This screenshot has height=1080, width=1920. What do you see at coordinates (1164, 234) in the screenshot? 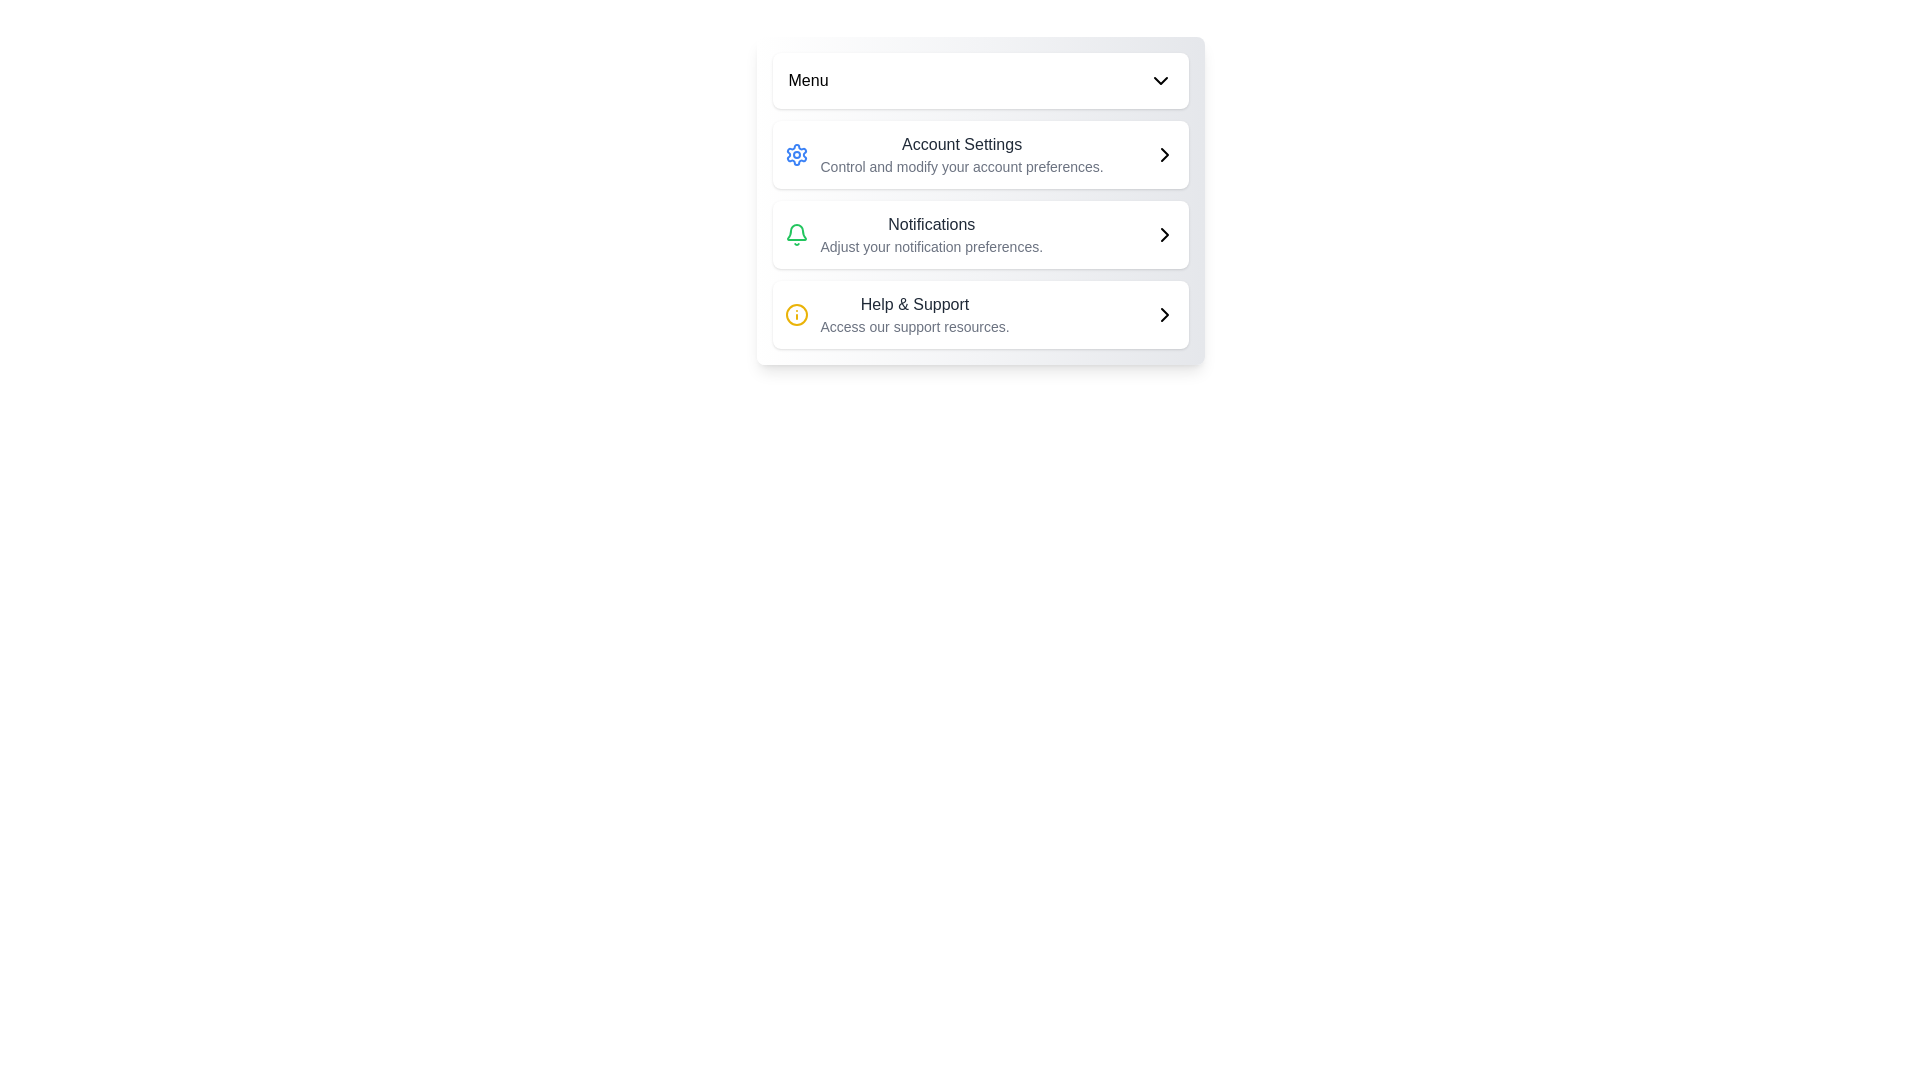
I see `the rightmost icon in the 'Notifications' row of the menu that indicates it can be expanded for more details regarding notification settings` at bounding box center [1164, 234].